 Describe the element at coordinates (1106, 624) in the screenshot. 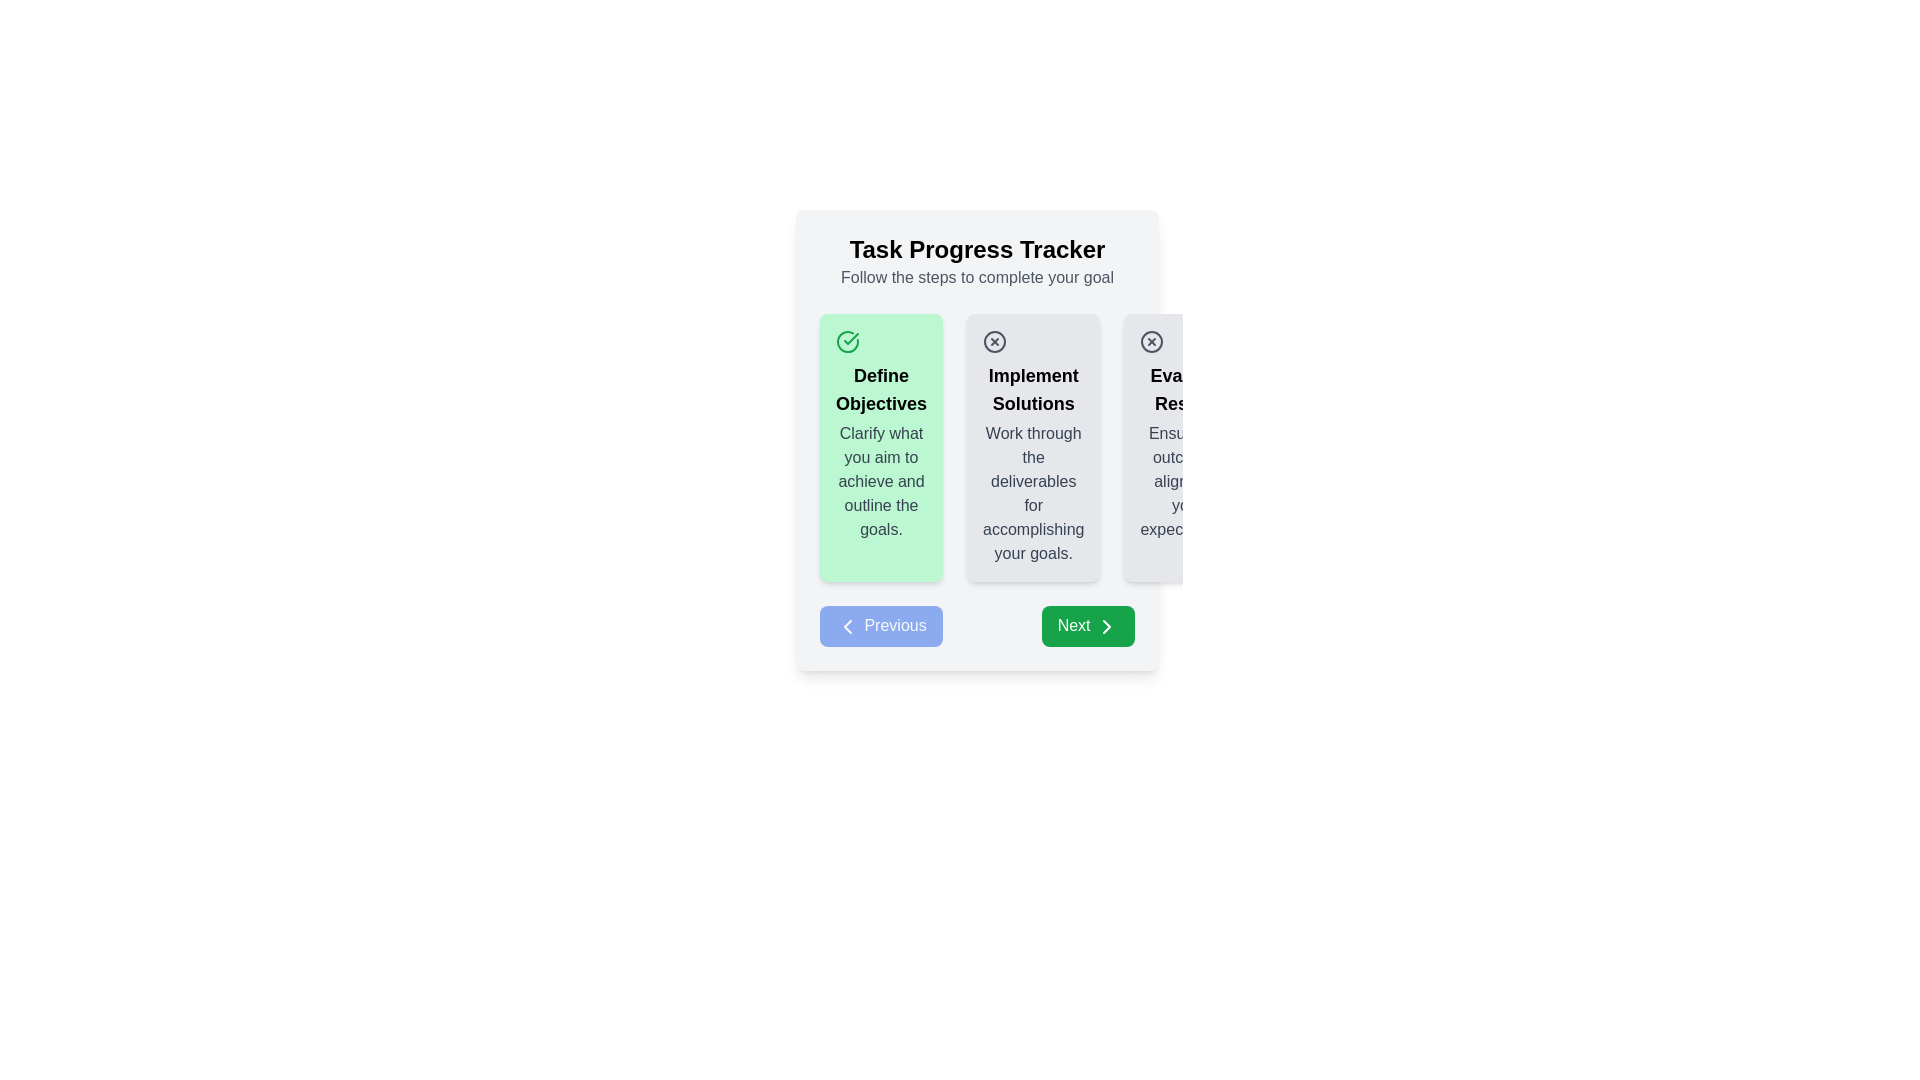

I see `the right-pointing chevron icon located inside the green 'Next' button at the bottom-right corner of the interface, triggering the button's action` at that location.